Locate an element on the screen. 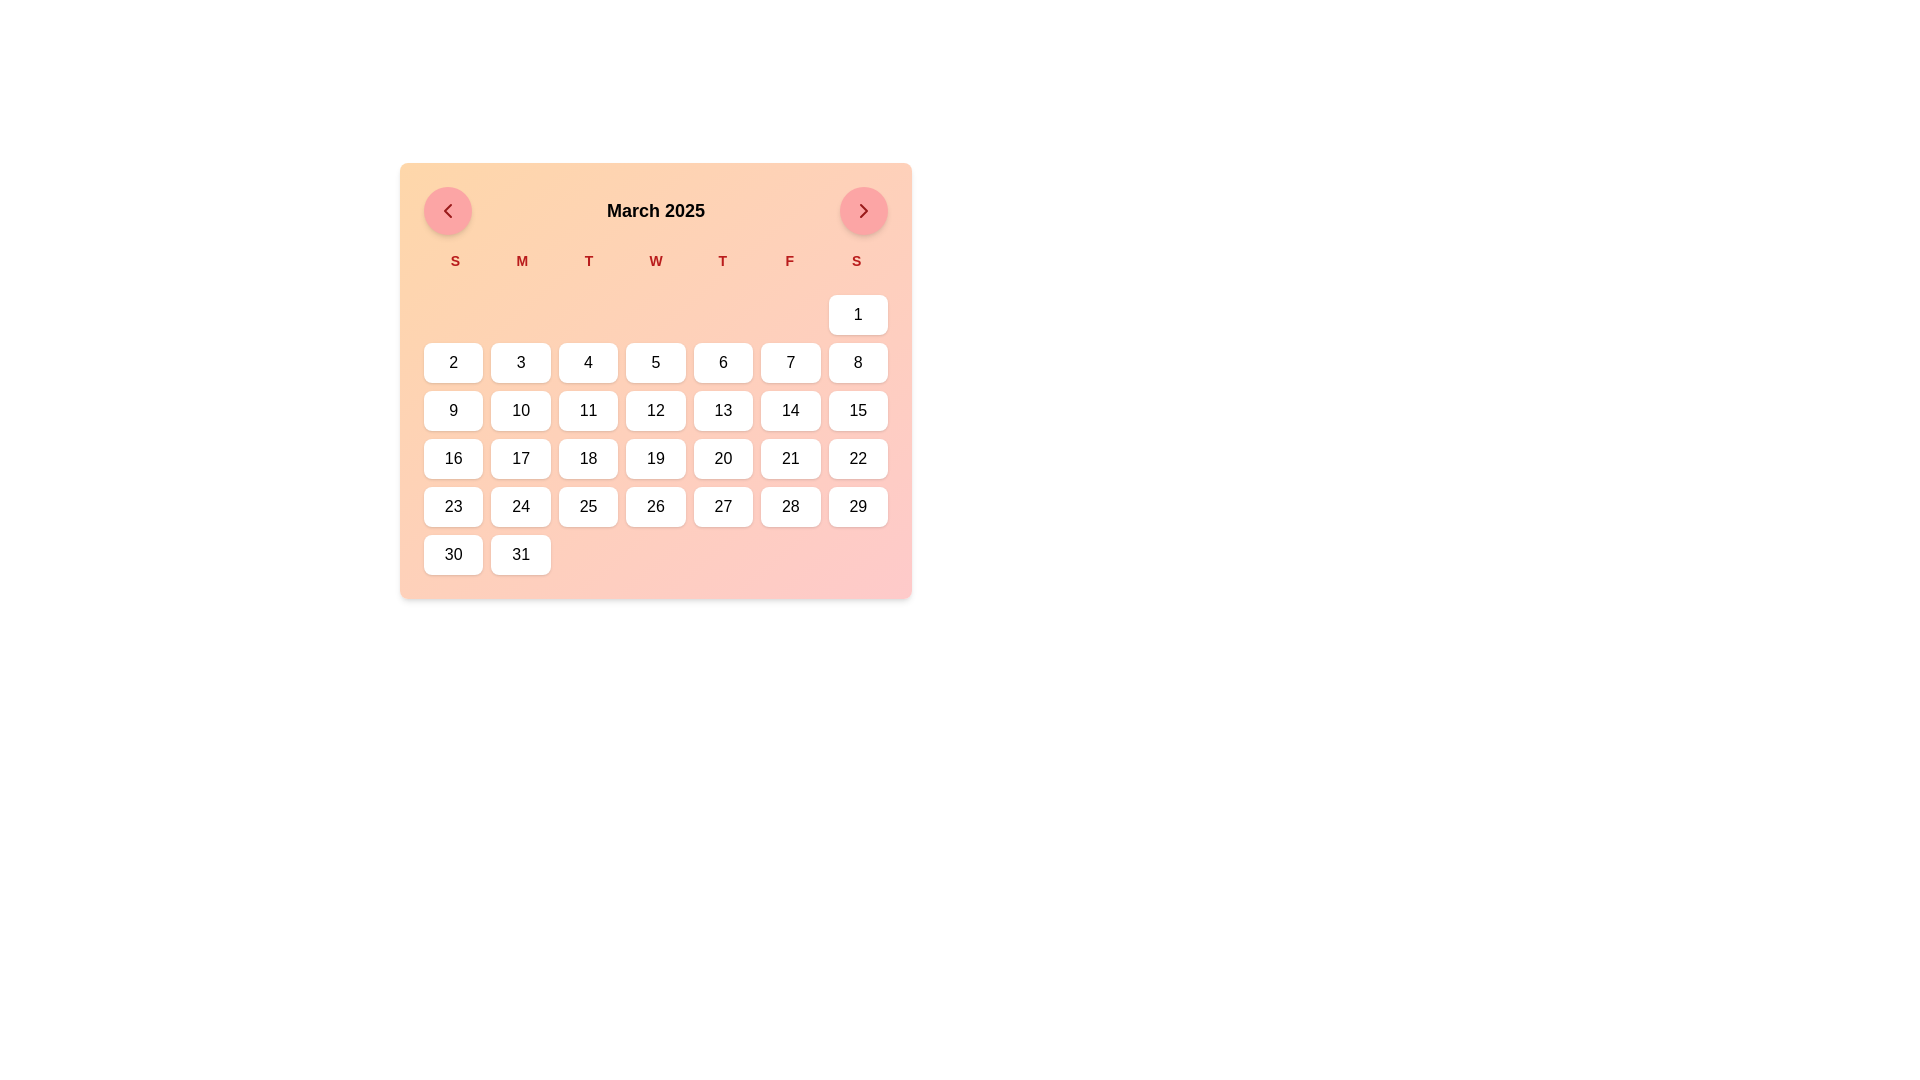 The height and width of the screenshot is (1080, 1920). the date button representing '31' in the sixth row and second column of the calendar grid is located at coordinates (521, 555).